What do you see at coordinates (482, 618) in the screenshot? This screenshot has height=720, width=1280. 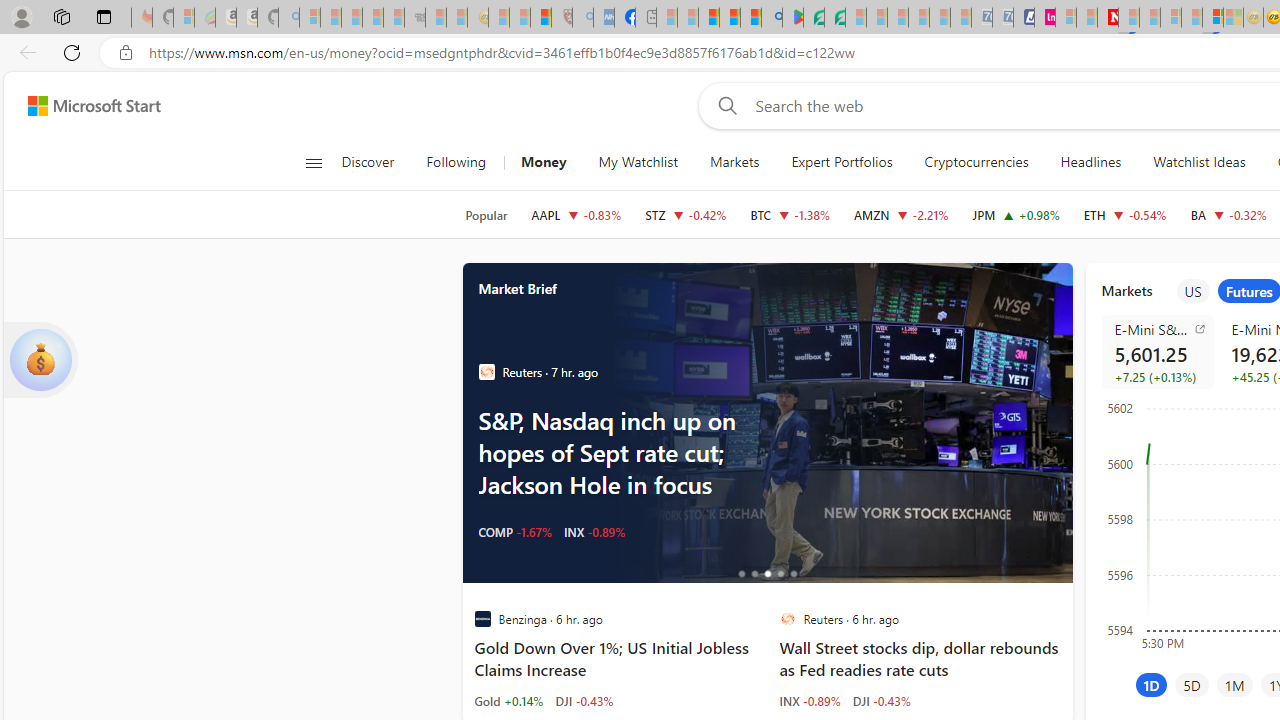 I see `'Benzinga'` at bounding box center [482, 618].